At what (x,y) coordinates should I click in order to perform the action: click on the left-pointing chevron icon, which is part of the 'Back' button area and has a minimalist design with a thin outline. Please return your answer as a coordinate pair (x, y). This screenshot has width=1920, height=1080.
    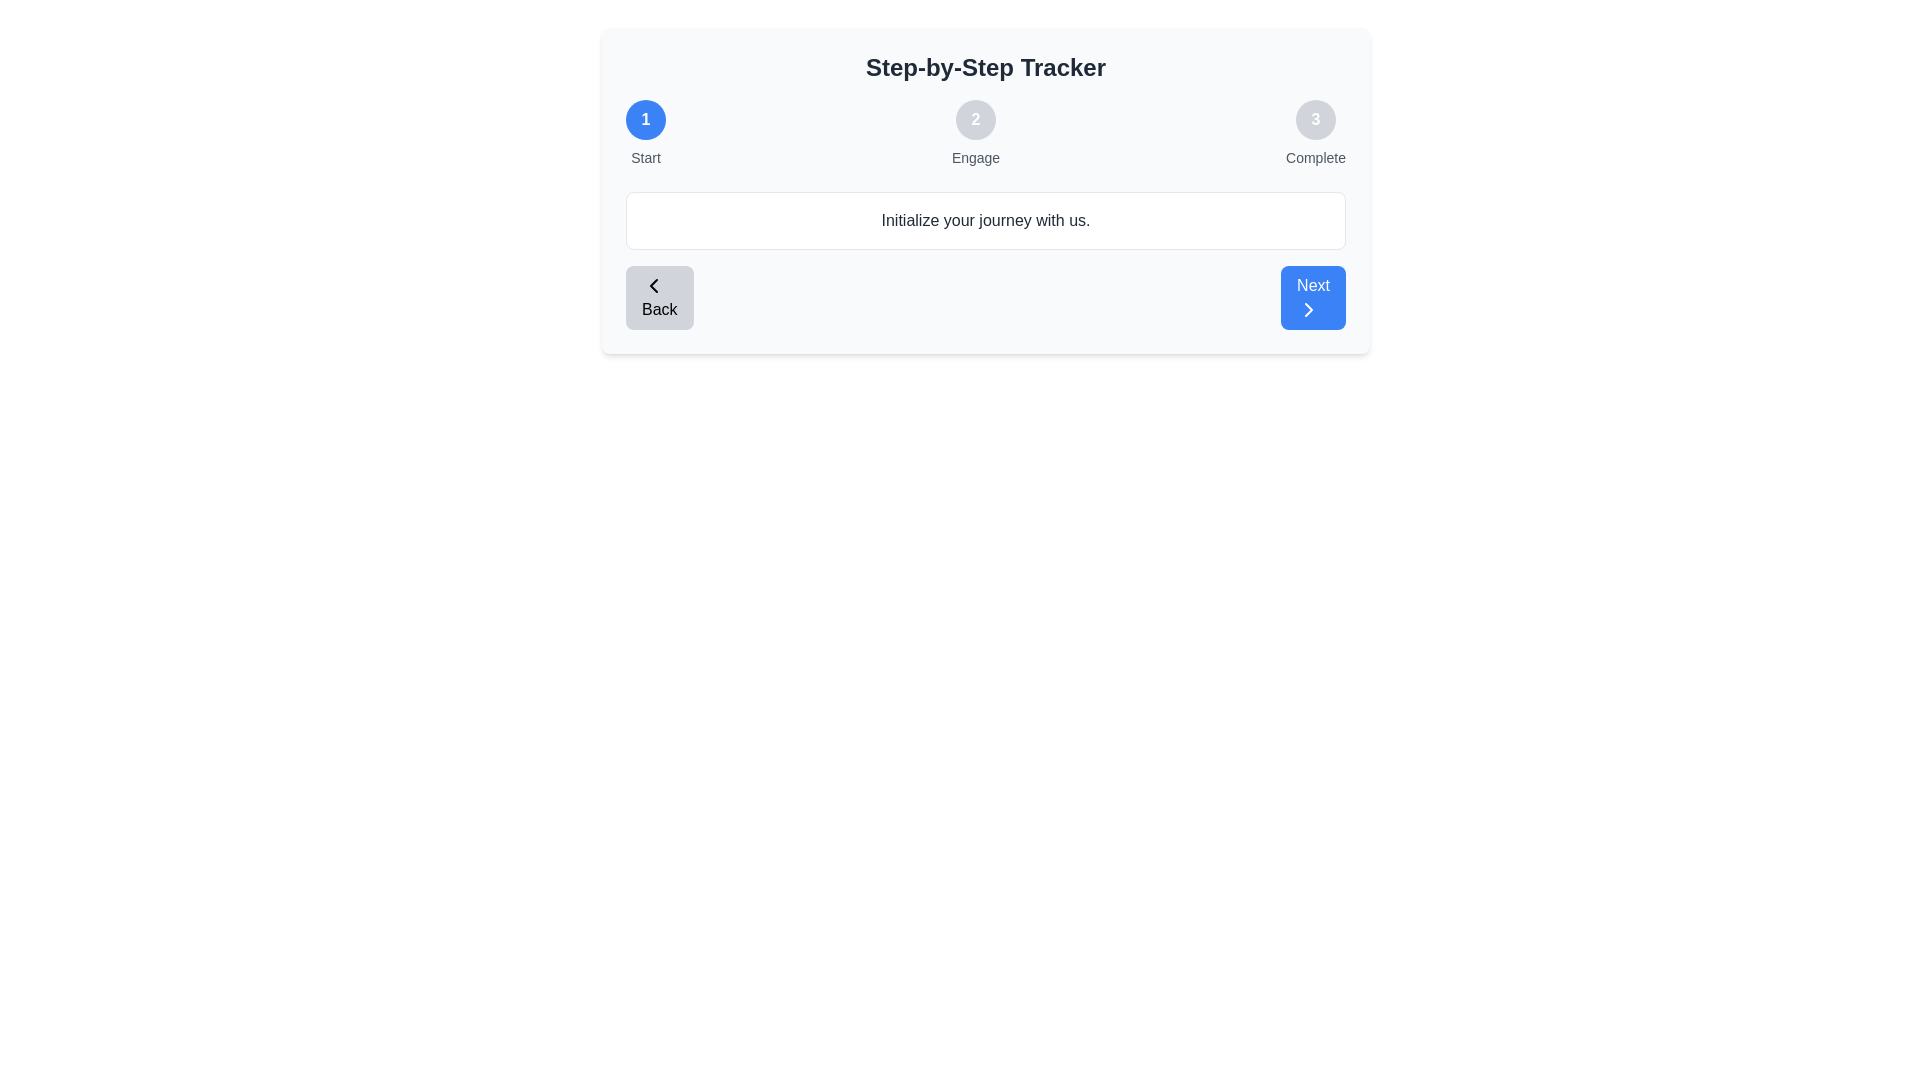
    Looking at the image, I should click on (653, 285).